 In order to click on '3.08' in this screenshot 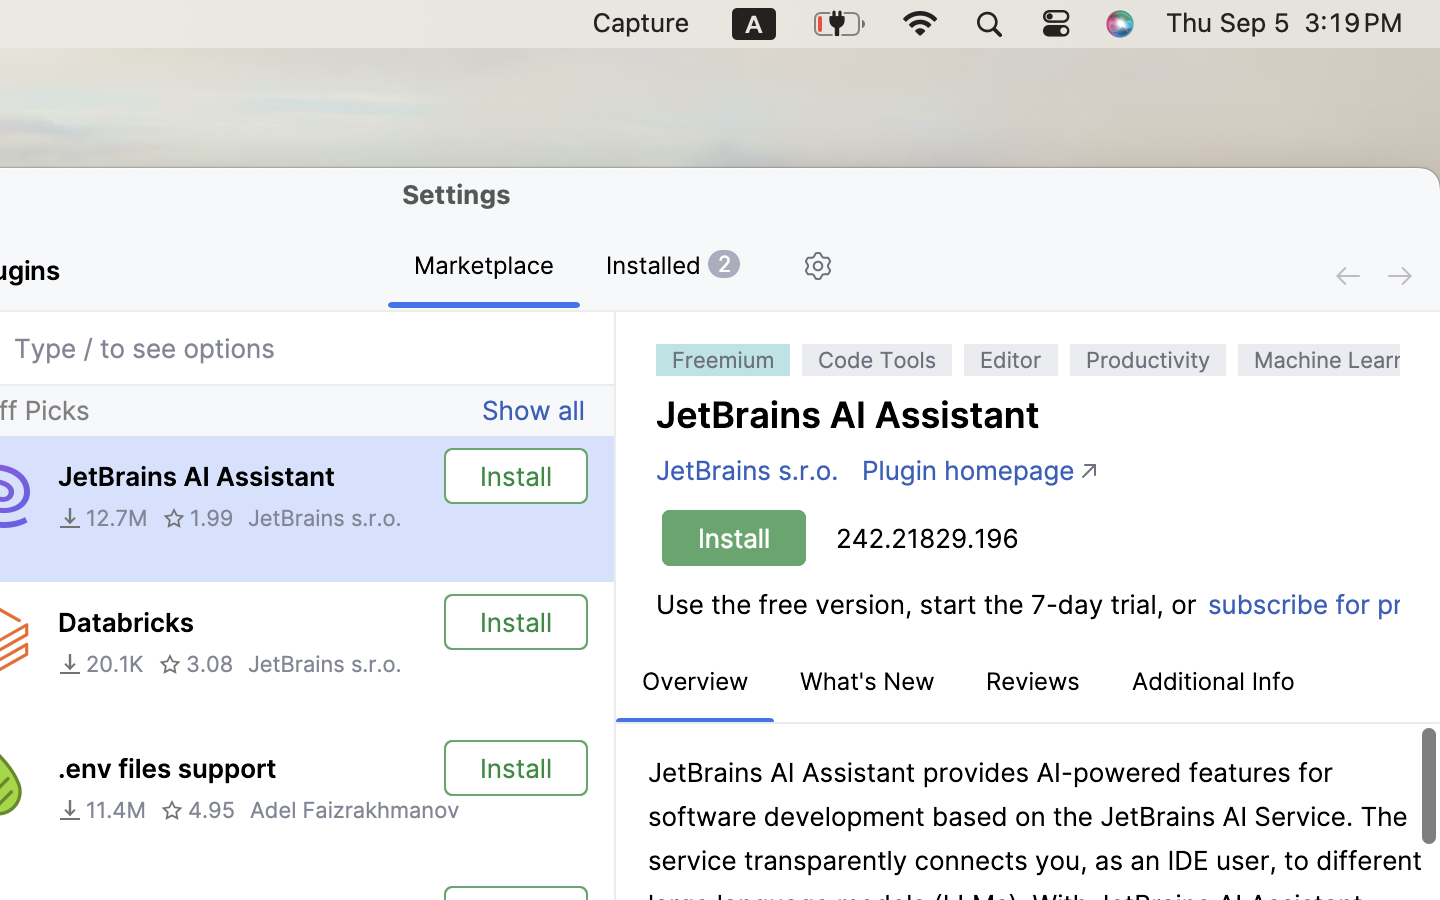, I will do `click(195, 664)`.